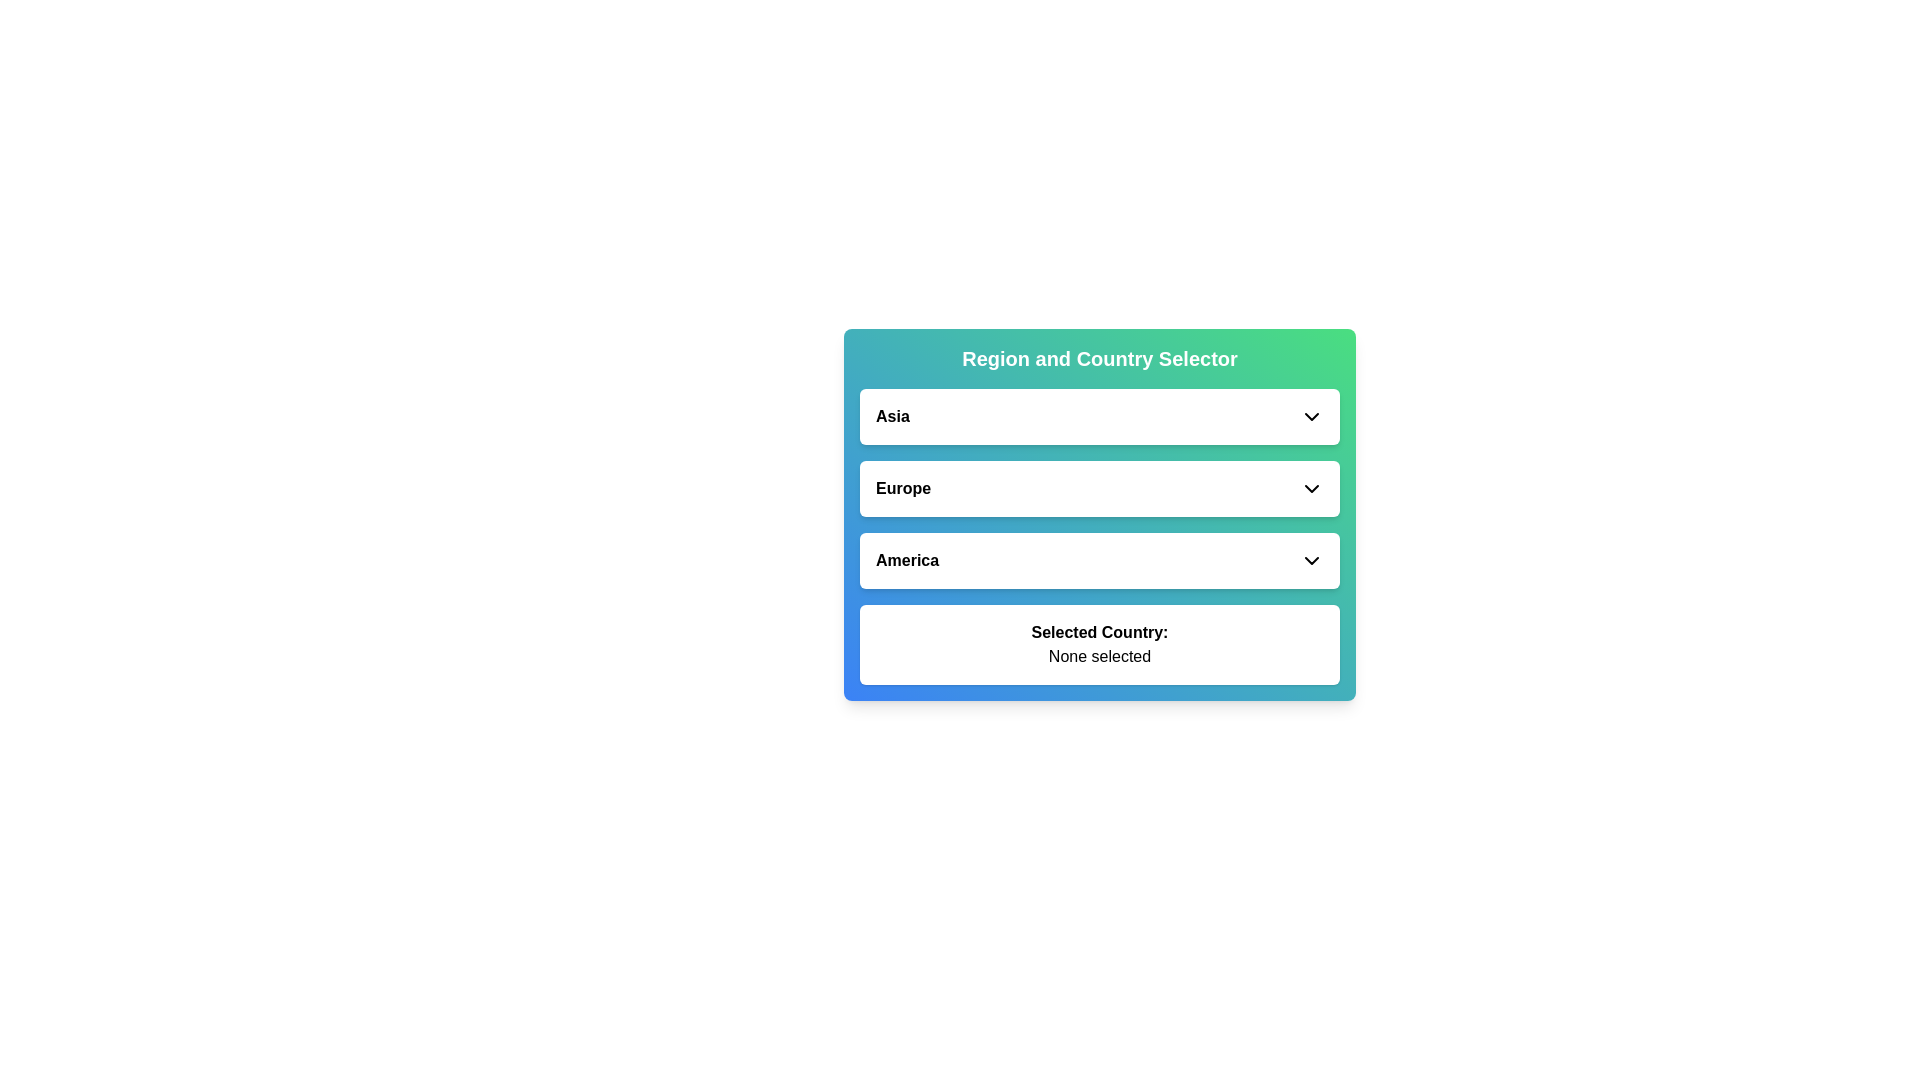 The width and height of the screenshot is (1920, 1080). Describe the element at coordinates (1098, 560) in the screenshot. I see `the Dropdown selector displaying 'America'` at that location.